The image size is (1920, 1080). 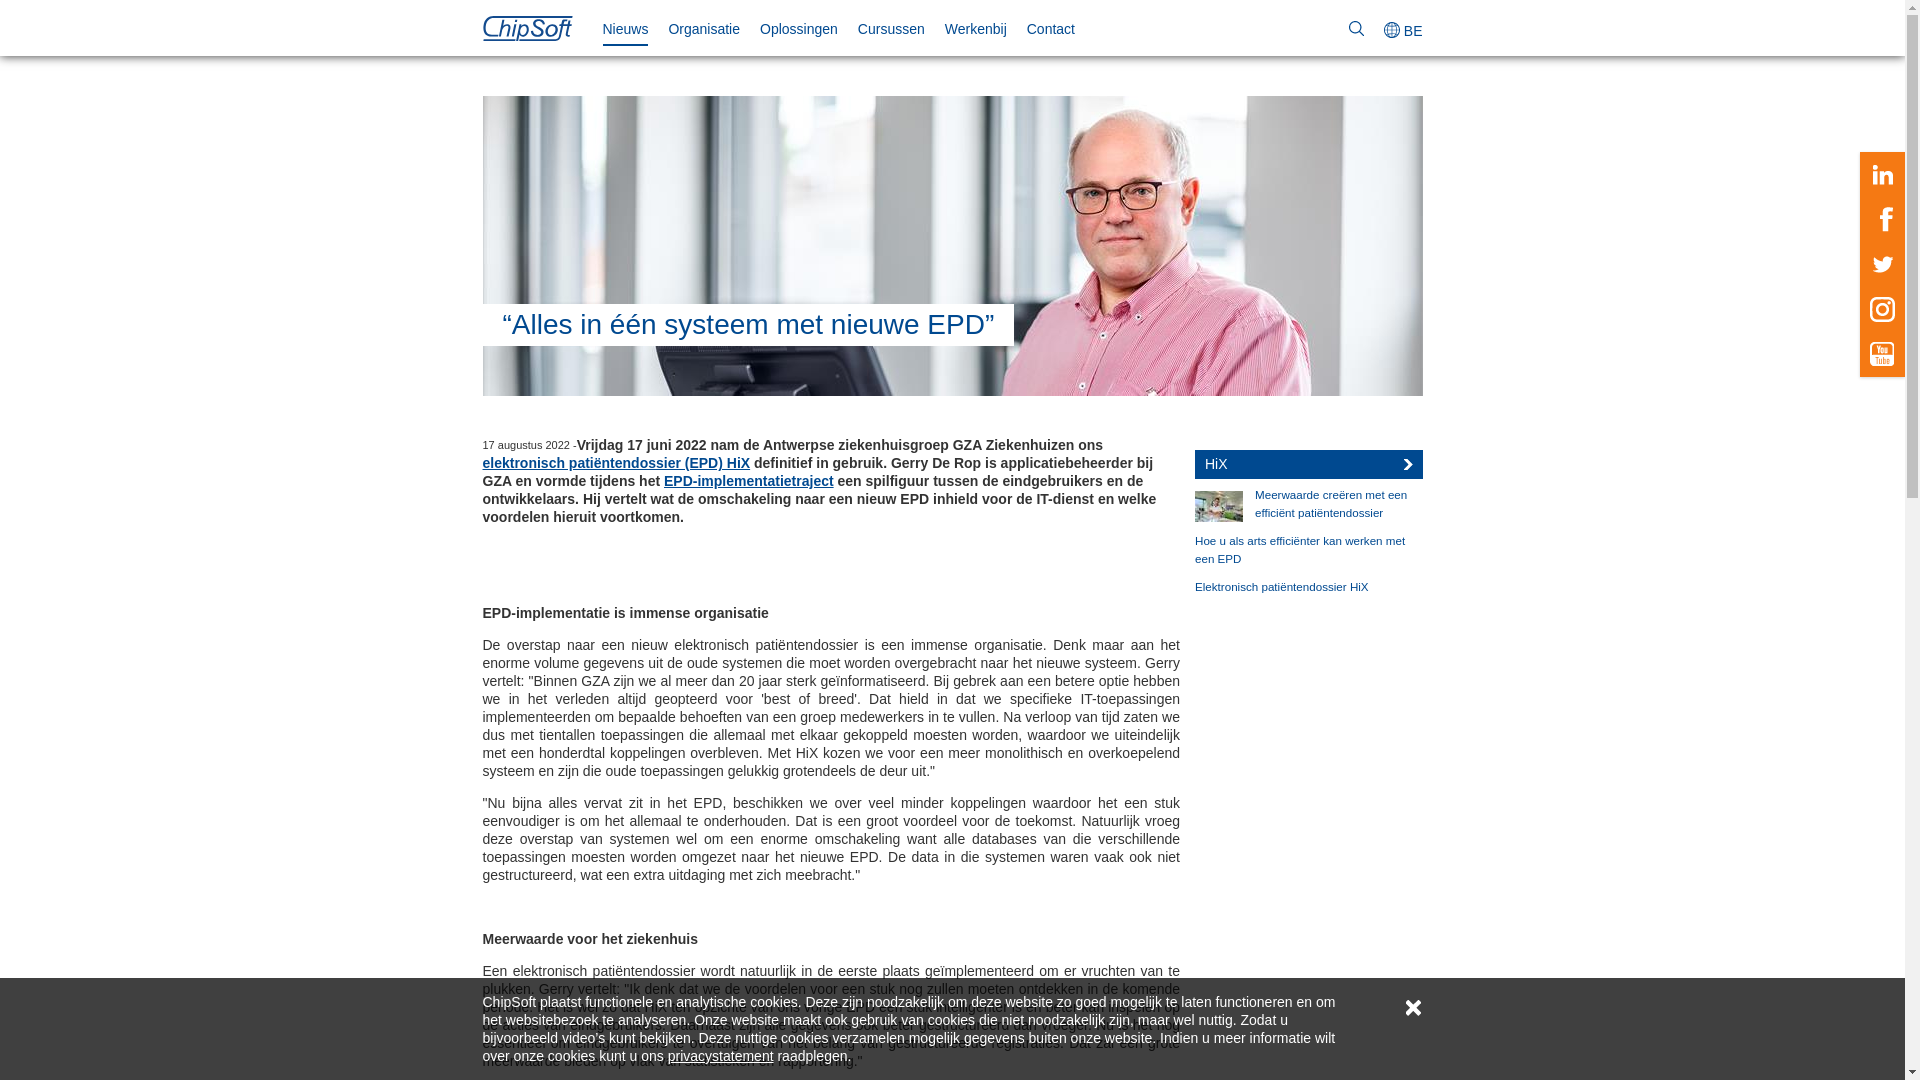 I want to click on 'Organisatie', so click(x=704, y=29).